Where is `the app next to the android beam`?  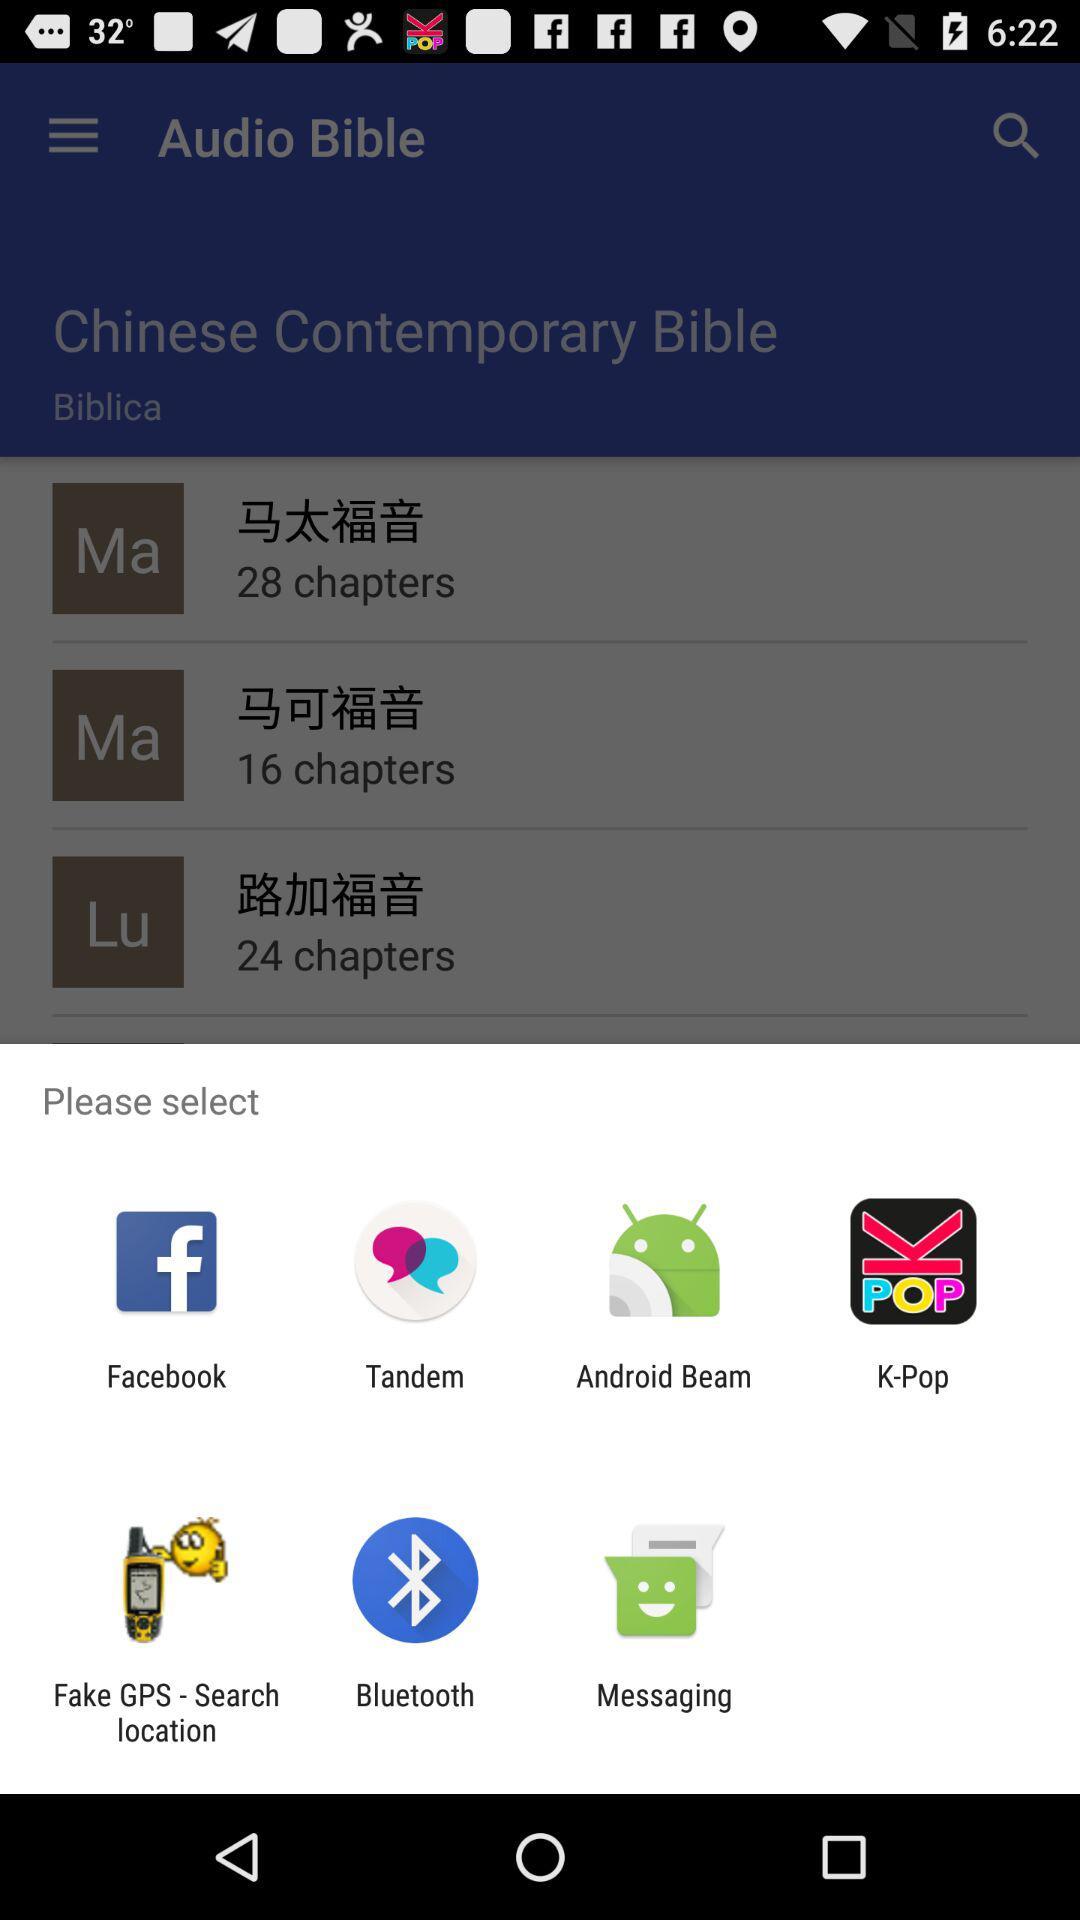 the app next to the android beam is located at coordinates (414, 1392).